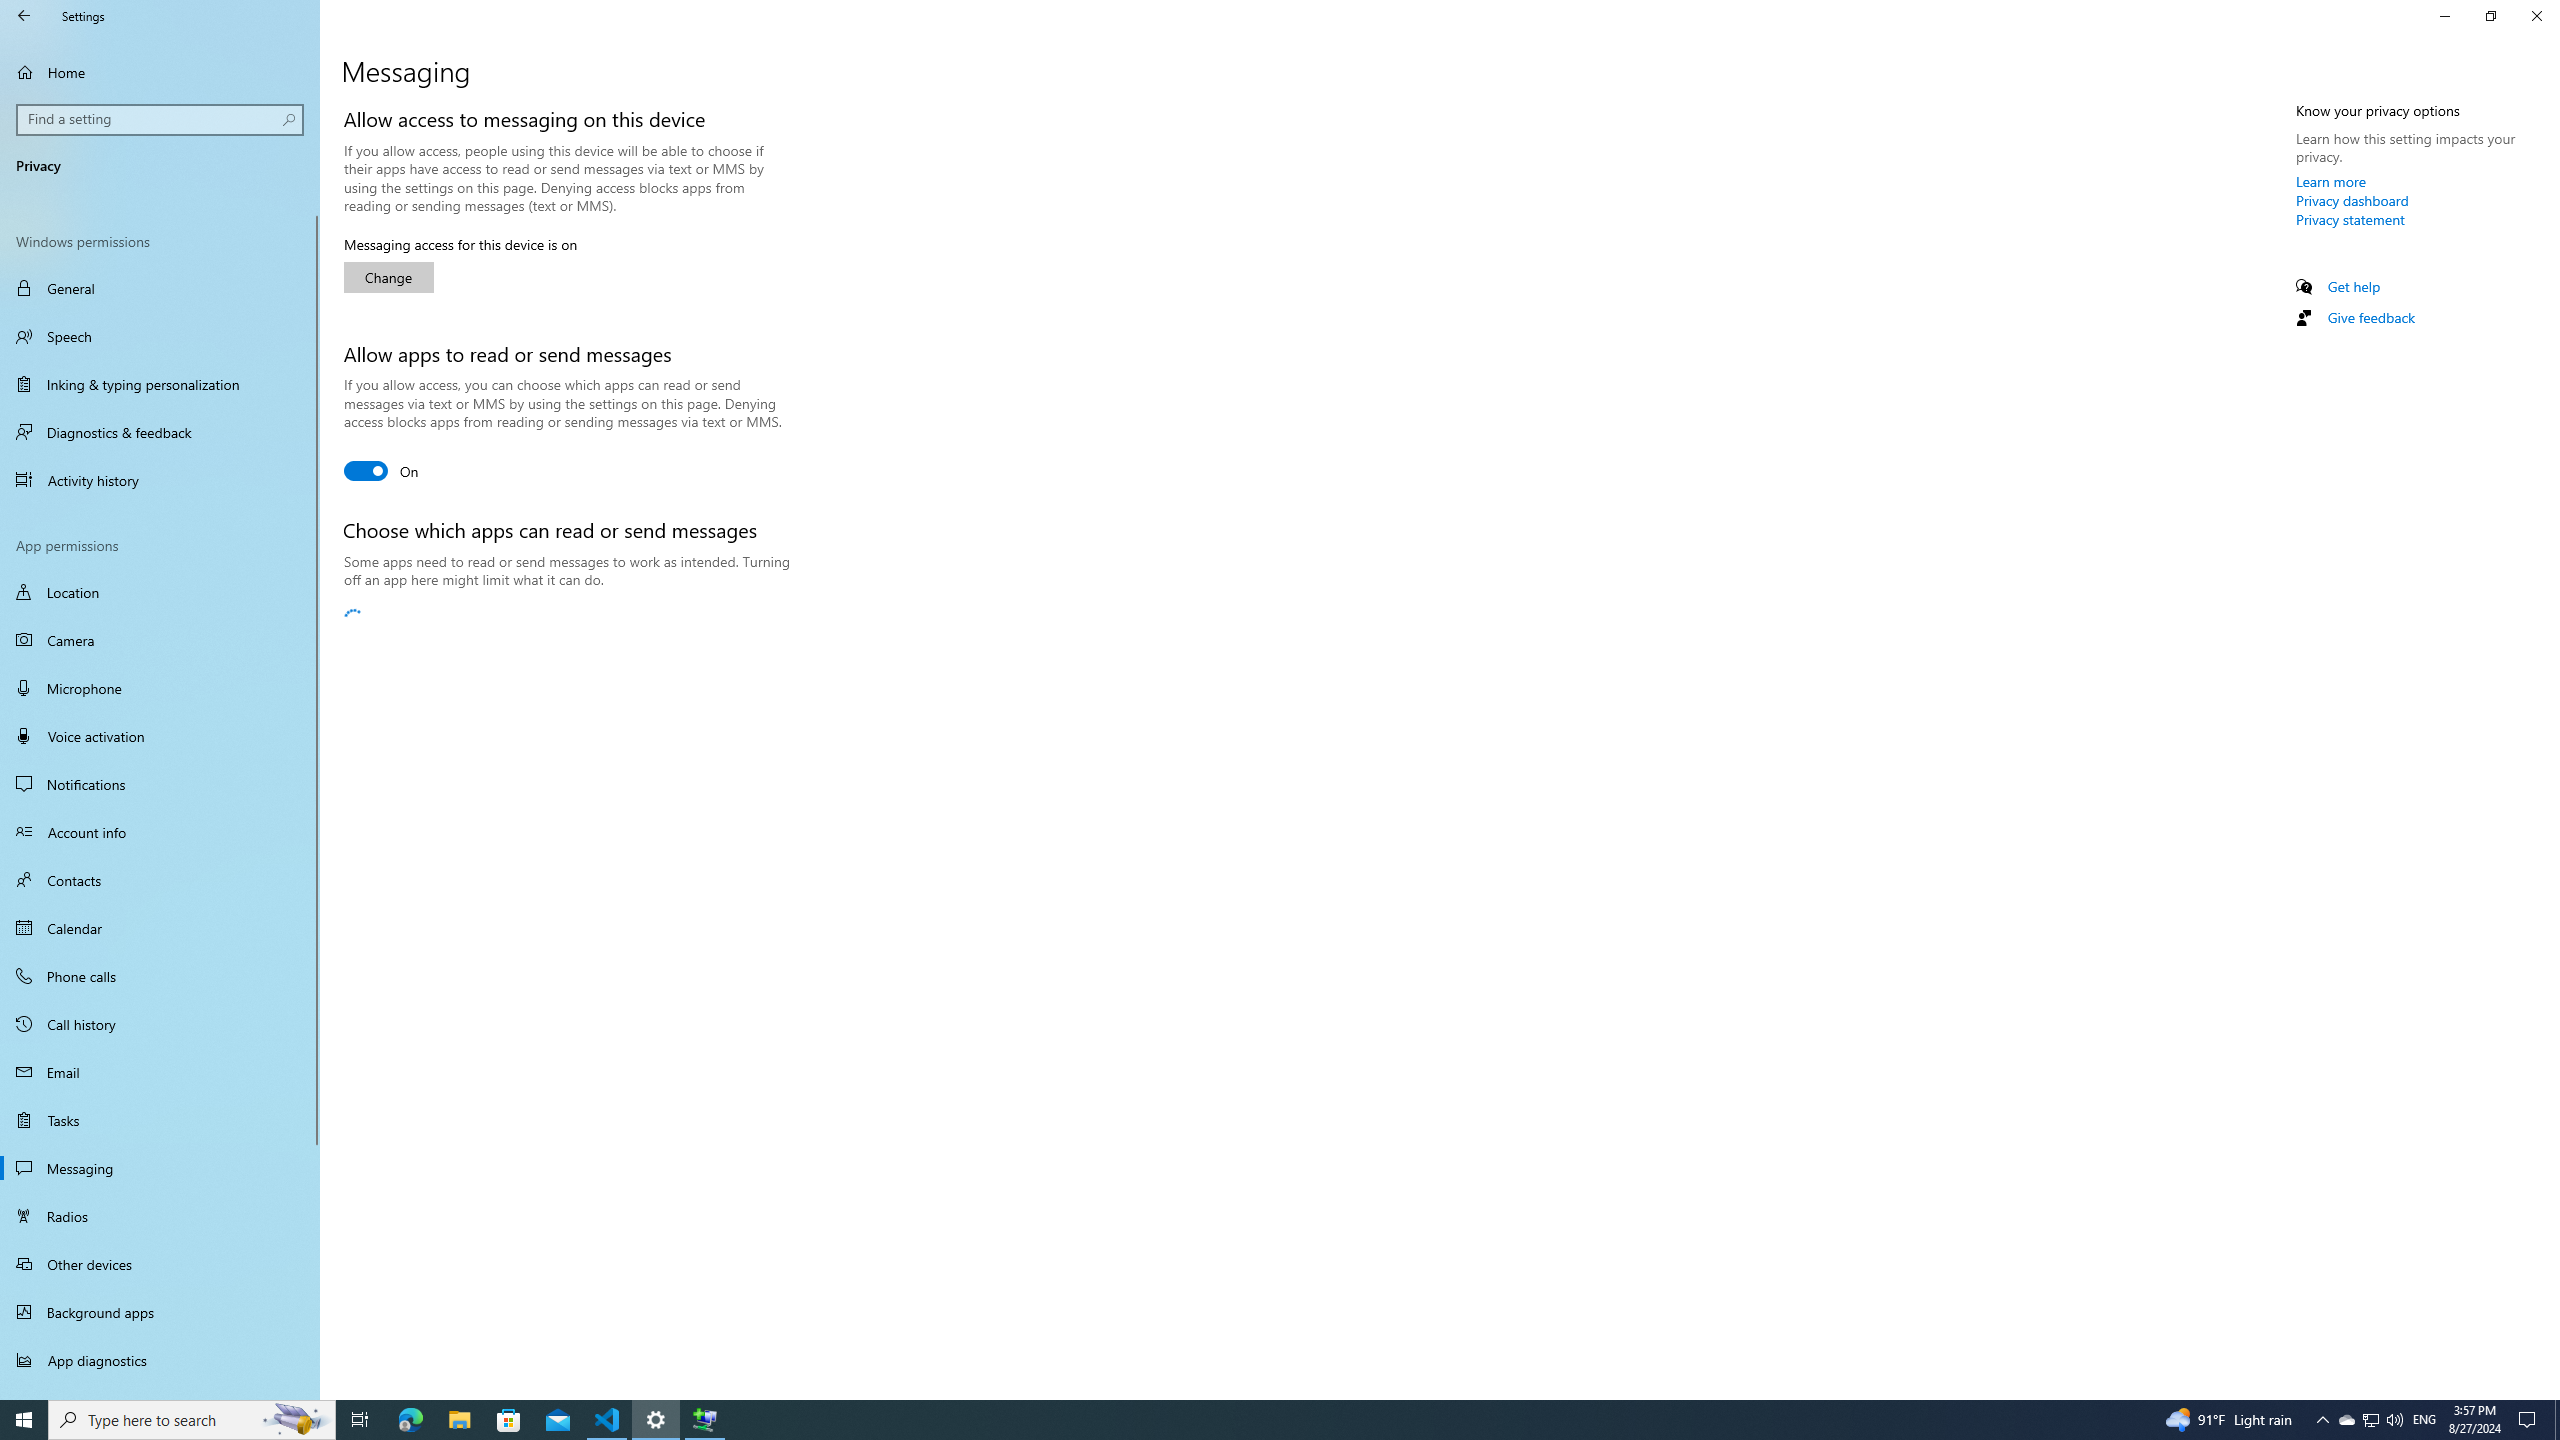 Image resolution: width=2560 pixels, height=1440 pixels. What do you see at coordinates (159, 1359) in the screenshot?
I see `'App diagnostics'` at bounding box center [159, 1359].